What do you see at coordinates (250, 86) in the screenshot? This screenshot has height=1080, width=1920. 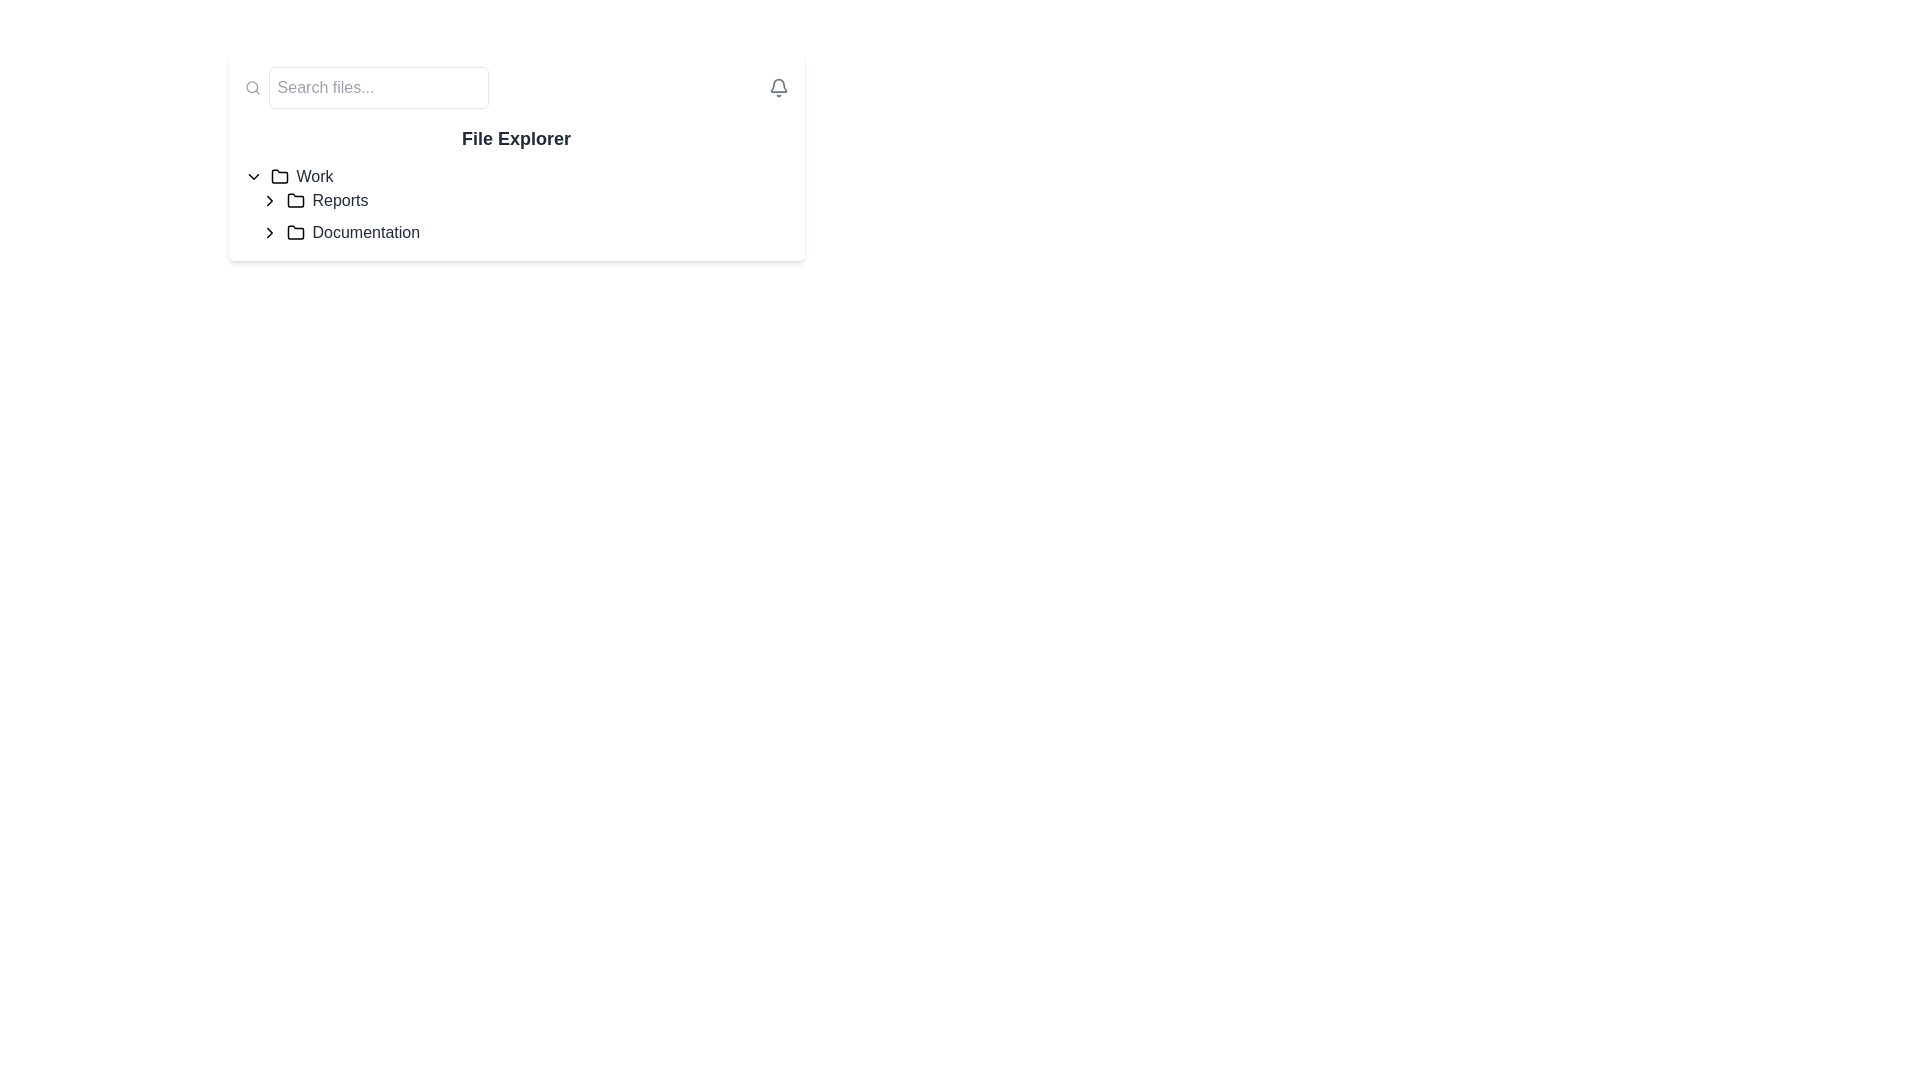 I see `the search icon by clicking on the circular component of the magnifying glass located at the top-left corner of the file explorer interface` at bounding box center [250, 86].